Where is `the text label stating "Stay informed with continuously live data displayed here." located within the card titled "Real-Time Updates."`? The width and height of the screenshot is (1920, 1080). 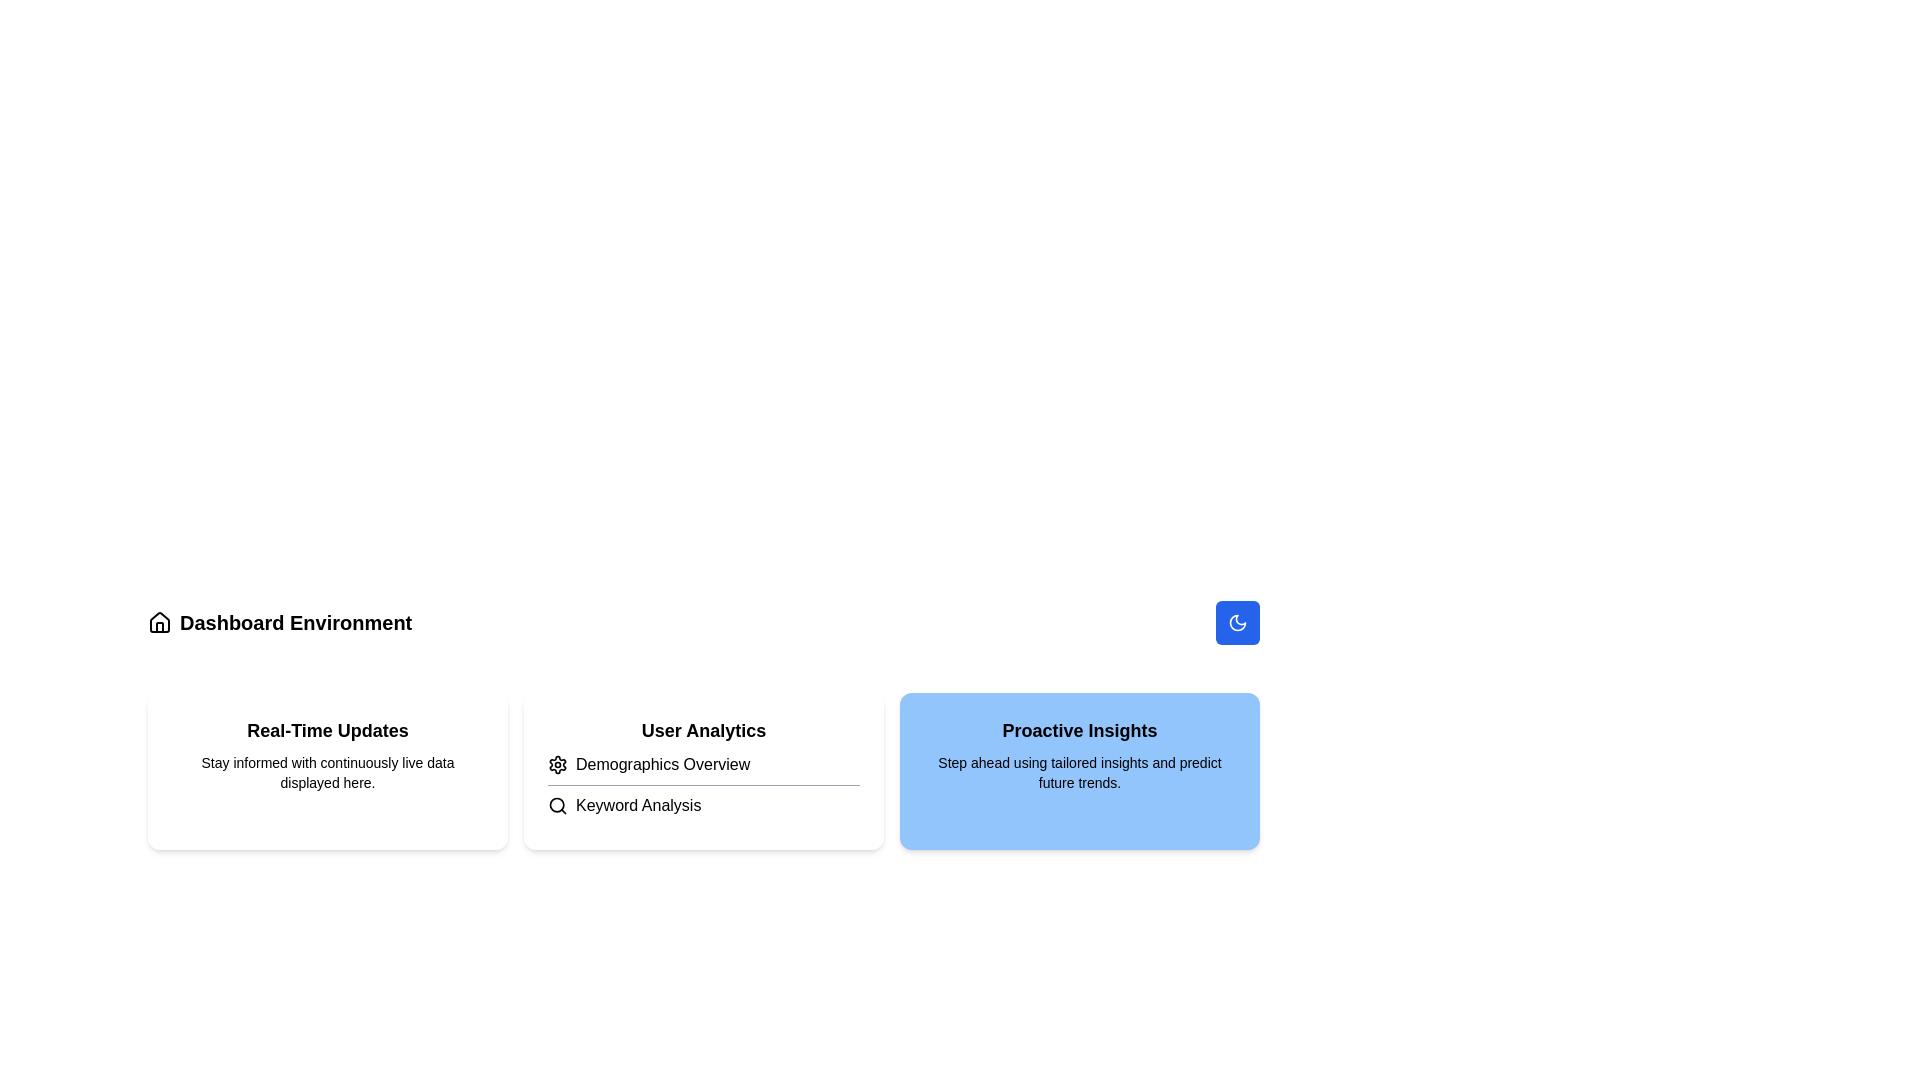
the text label stating "Stay informed with continuously live data displayed here." located within the card titled "Real-Time Updates." is located at coordinates (327, 771).